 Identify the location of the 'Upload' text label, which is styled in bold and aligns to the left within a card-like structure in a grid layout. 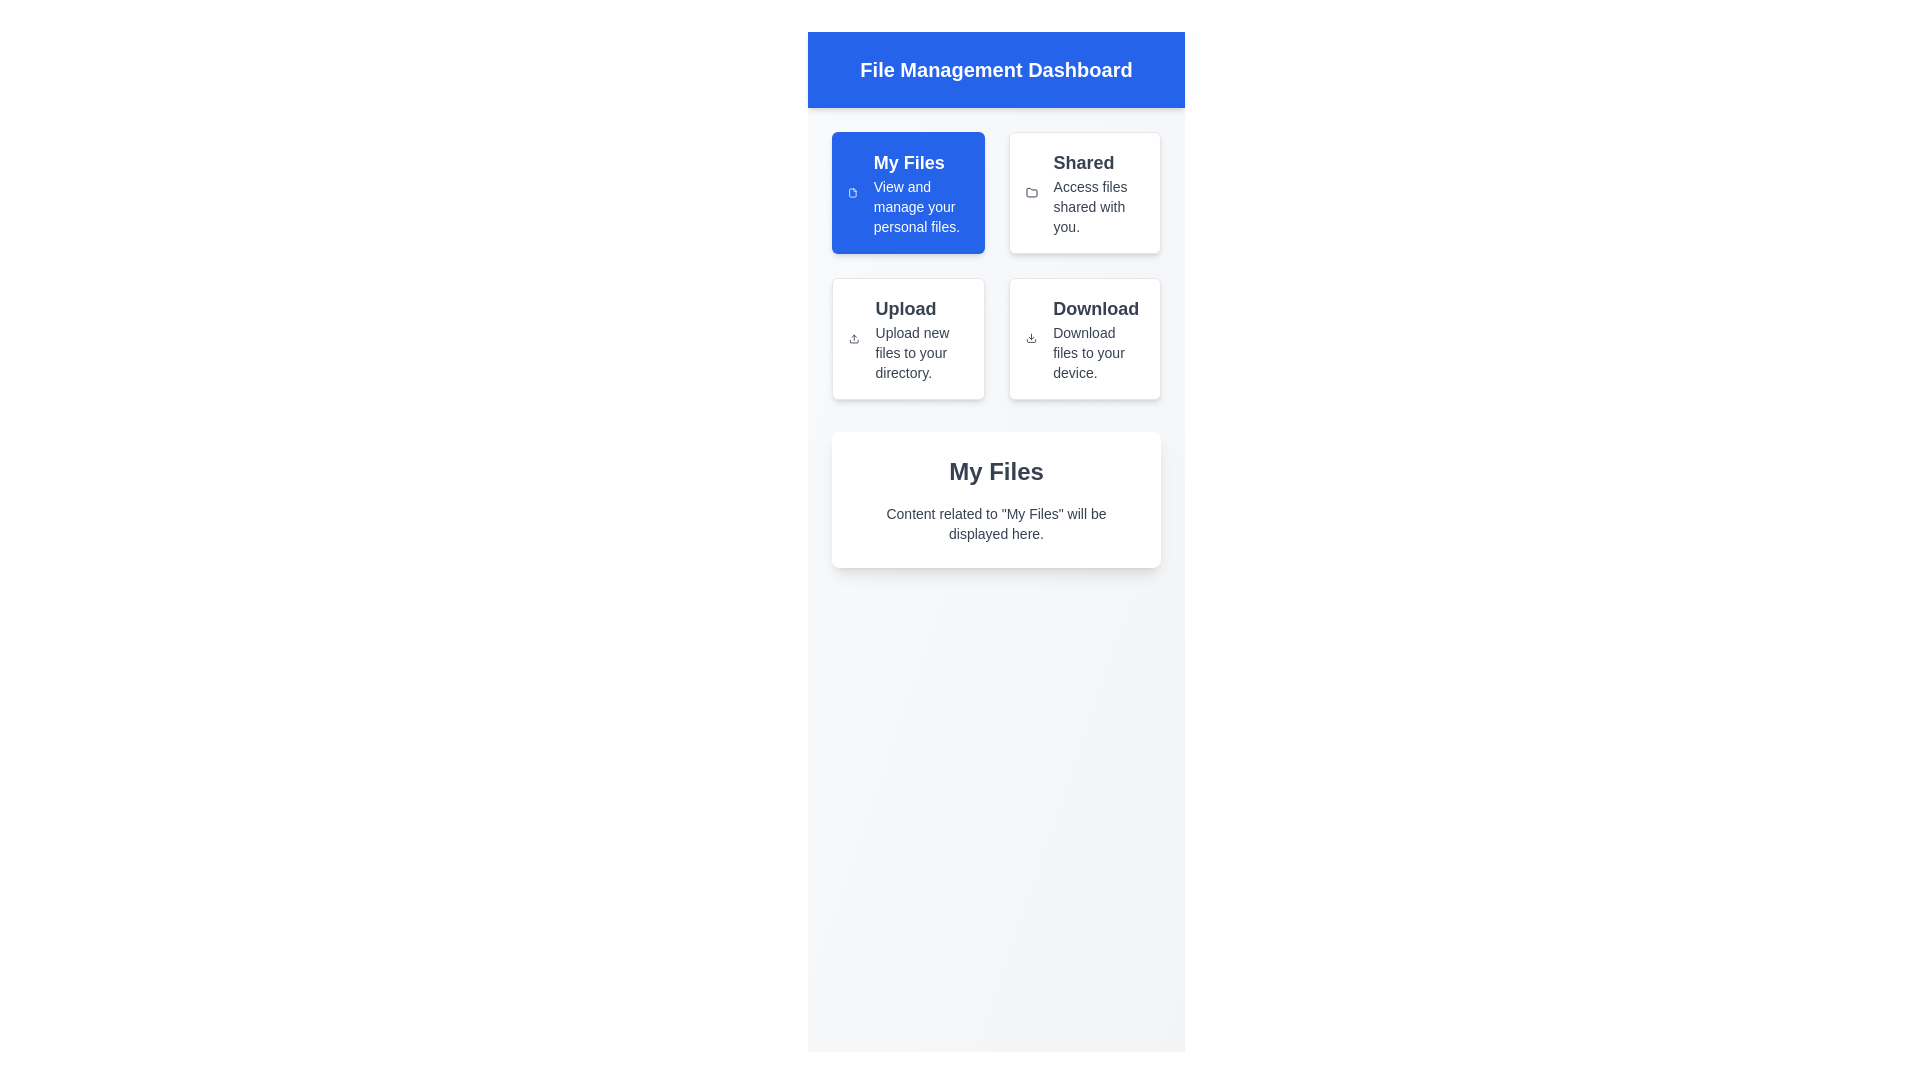
(920, 308).